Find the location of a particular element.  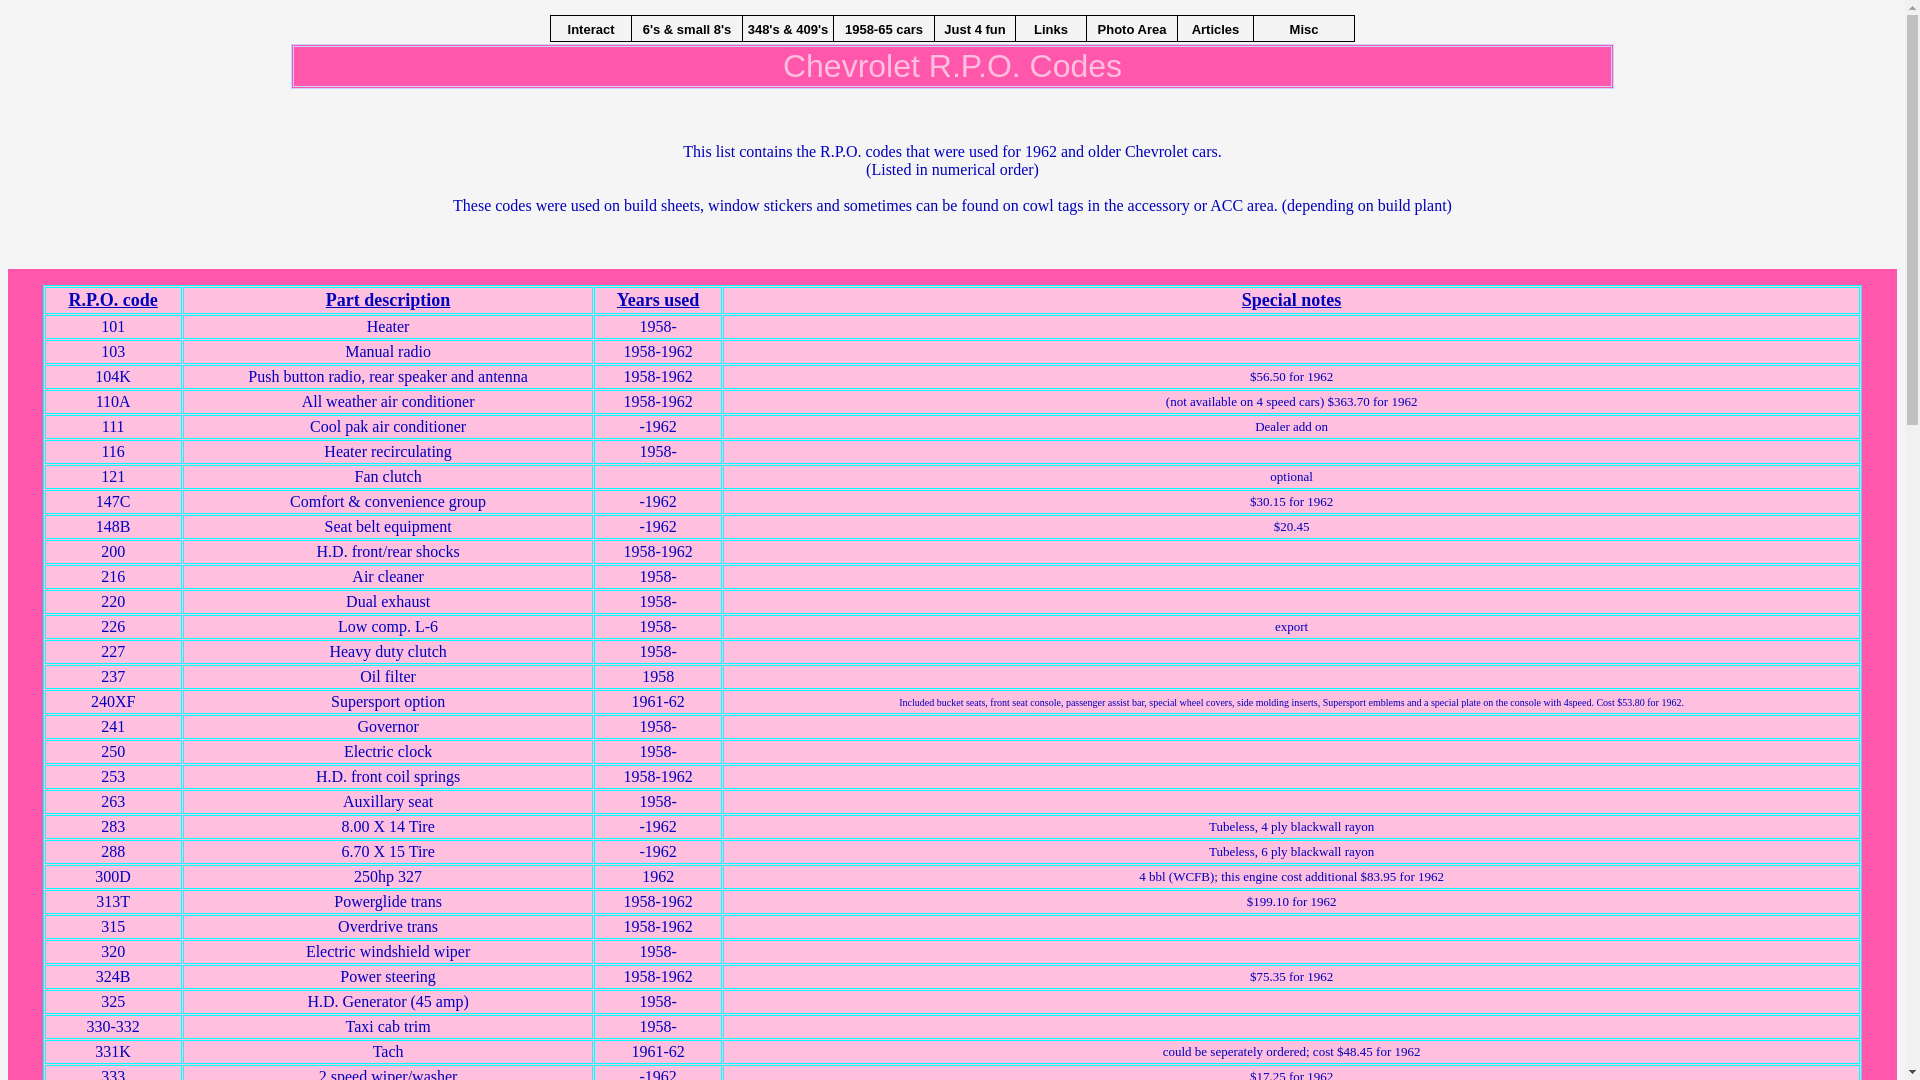

'Just 4 fun' is located at coordinates (934, 28).